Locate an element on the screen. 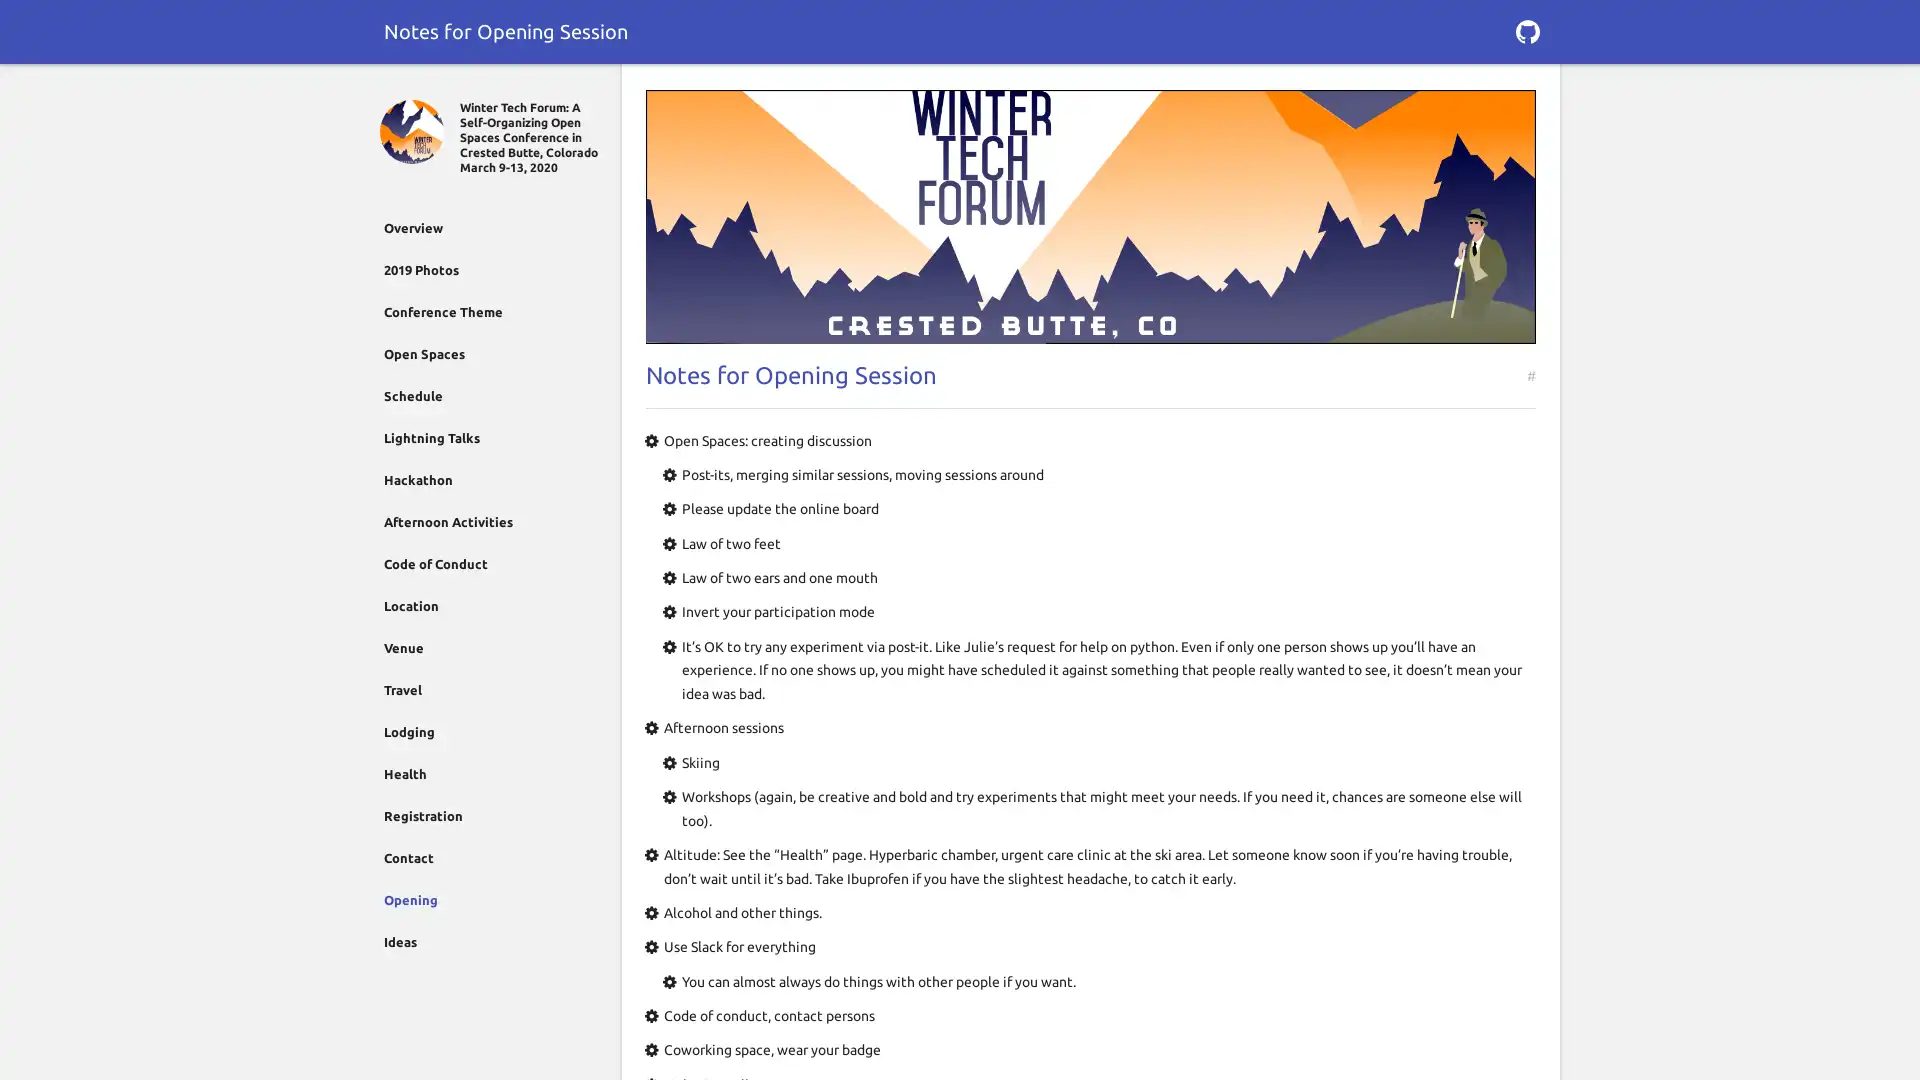 The height and width of the screenshot is (1080, 1920). Search is located at coordinates (1526, 87).